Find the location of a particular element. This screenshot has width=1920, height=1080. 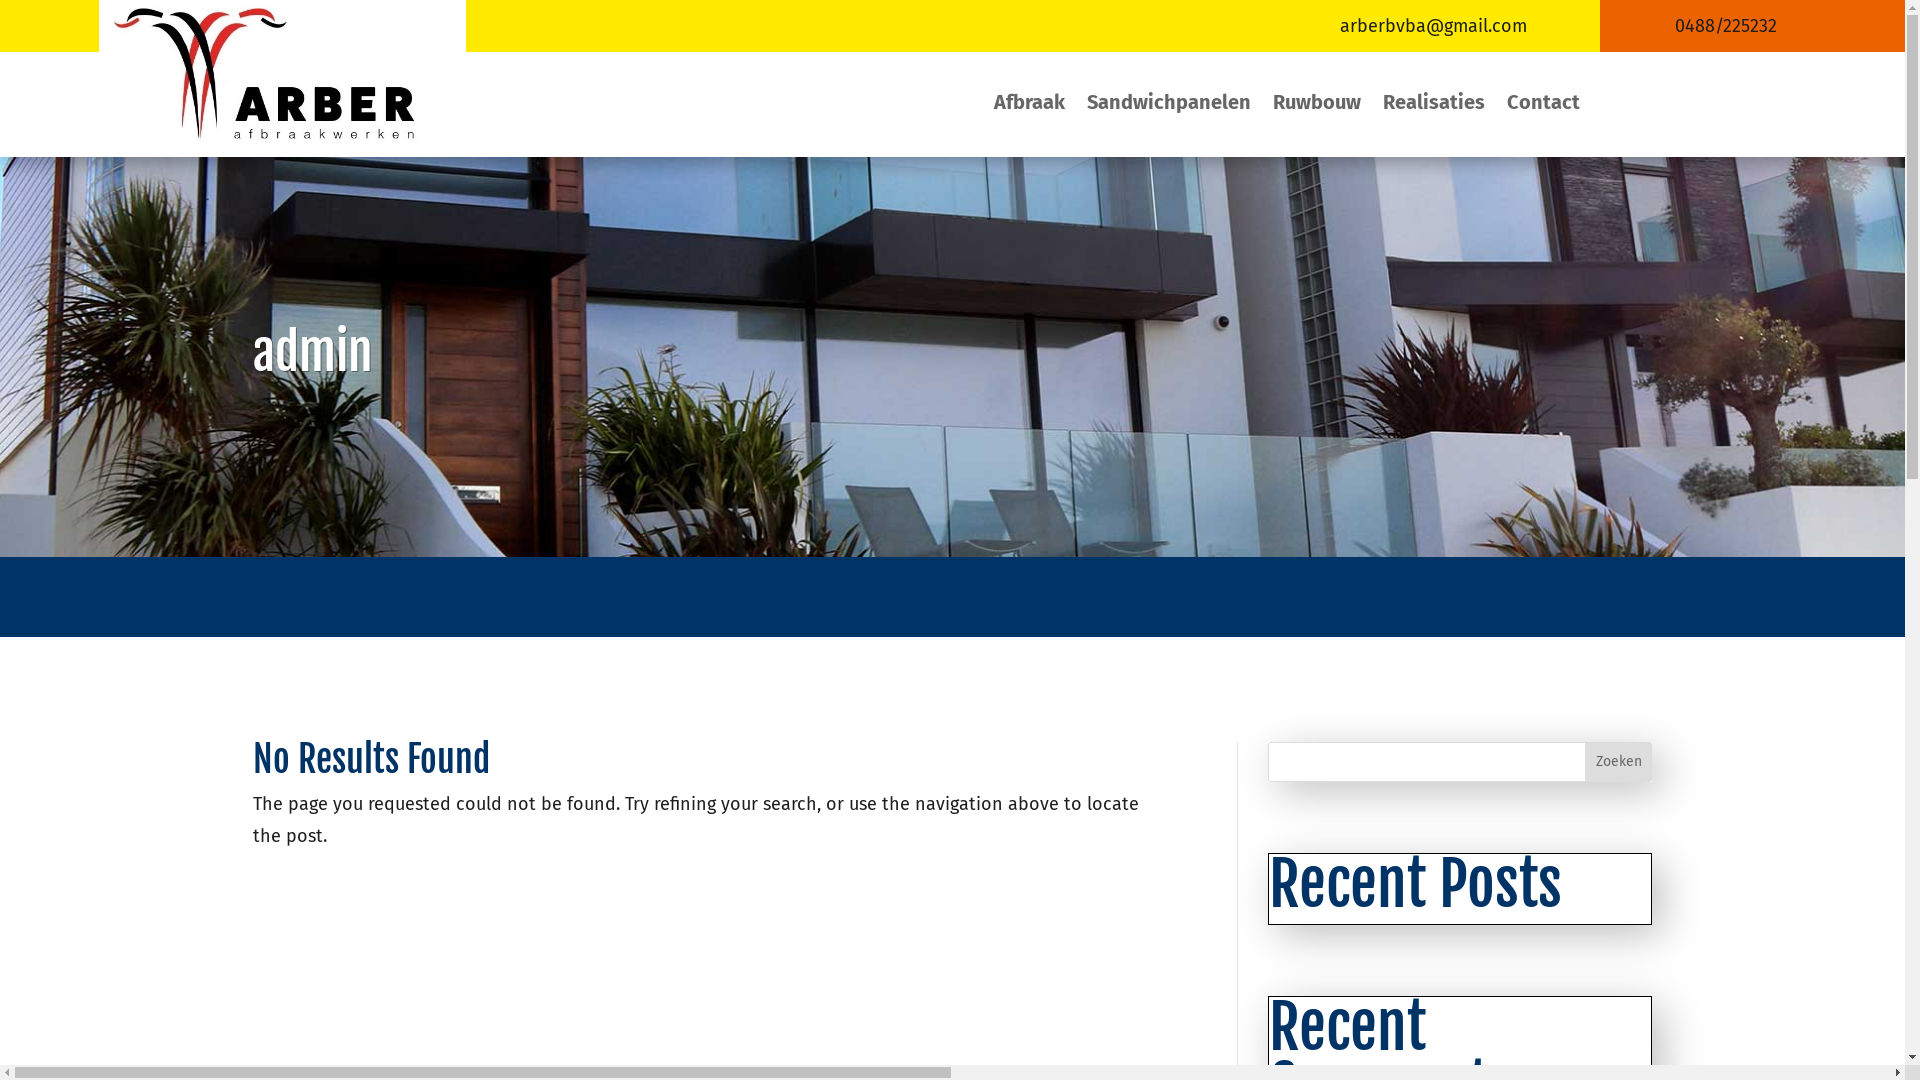

'Zoeken' is located at coordinates (1618, 762).